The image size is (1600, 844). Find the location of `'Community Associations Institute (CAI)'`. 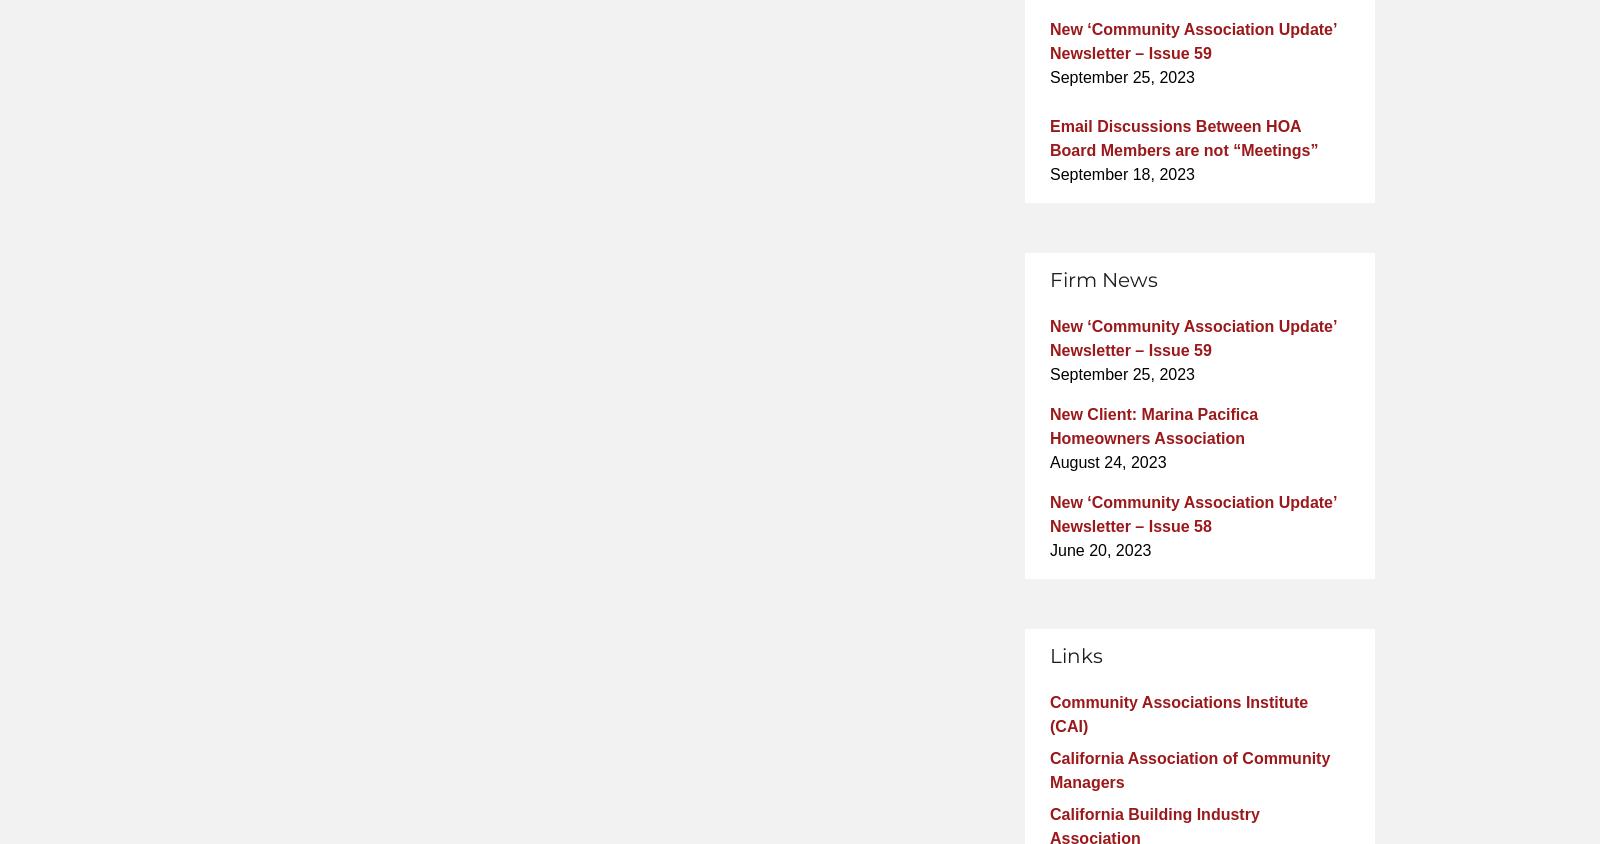

'Community Associations Institute (CAI)' is located at coordinates (1179, 712).